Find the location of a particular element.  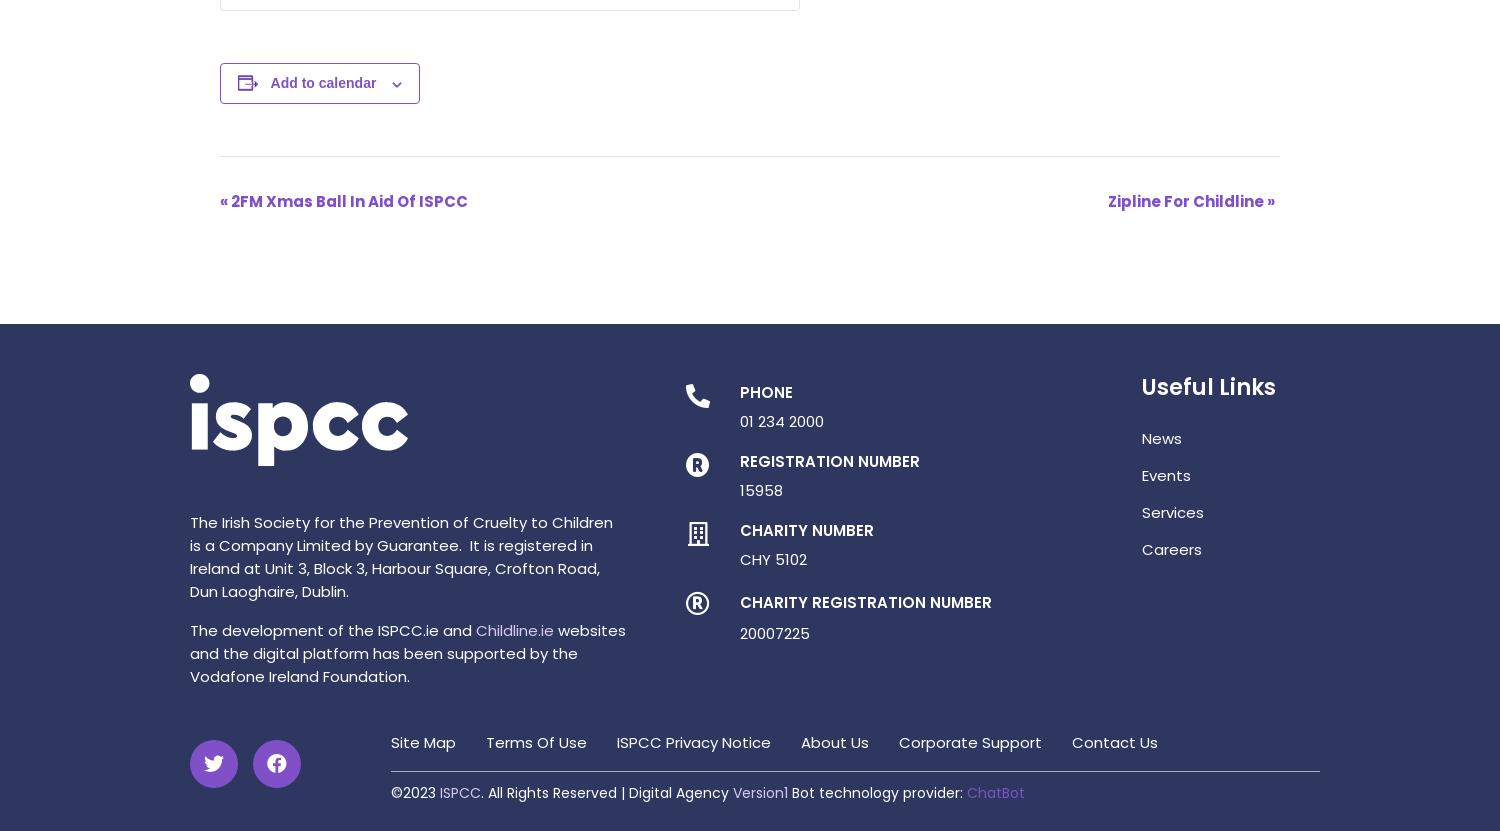

'15958' is located at coordinates (738, 490).